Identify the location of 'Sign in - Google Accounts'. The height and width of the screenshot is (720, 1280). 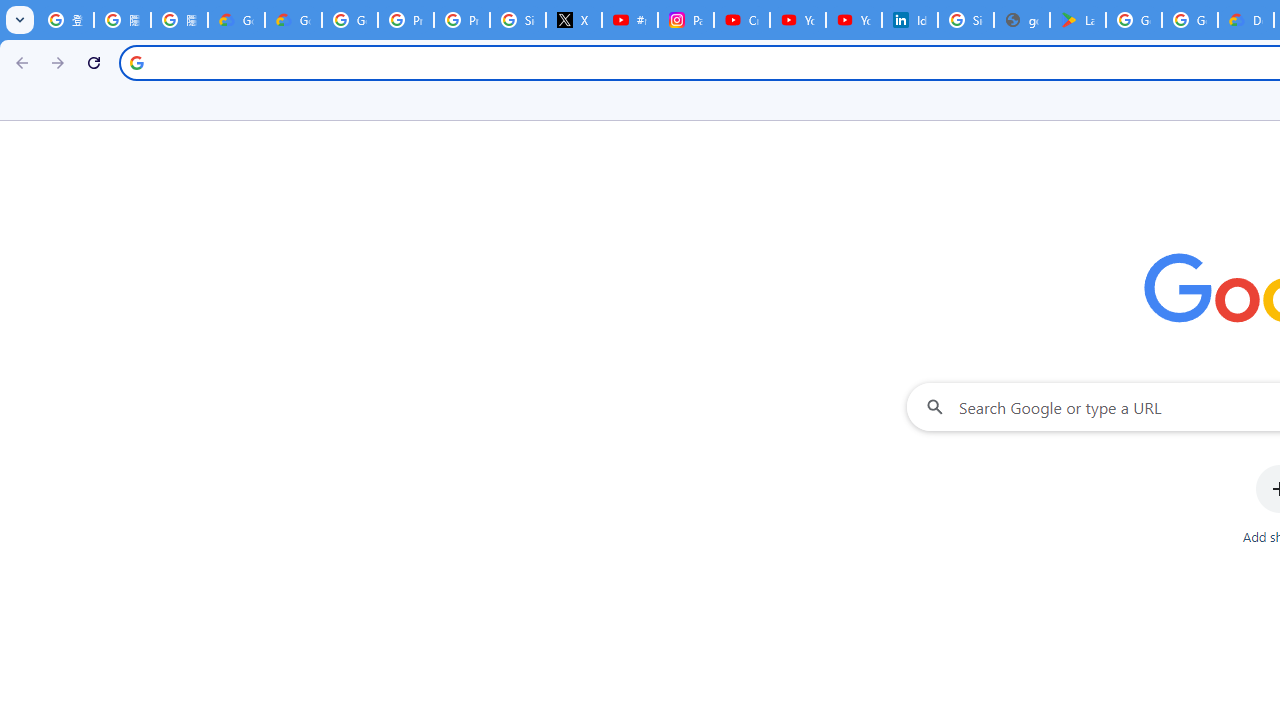
(966, 20).